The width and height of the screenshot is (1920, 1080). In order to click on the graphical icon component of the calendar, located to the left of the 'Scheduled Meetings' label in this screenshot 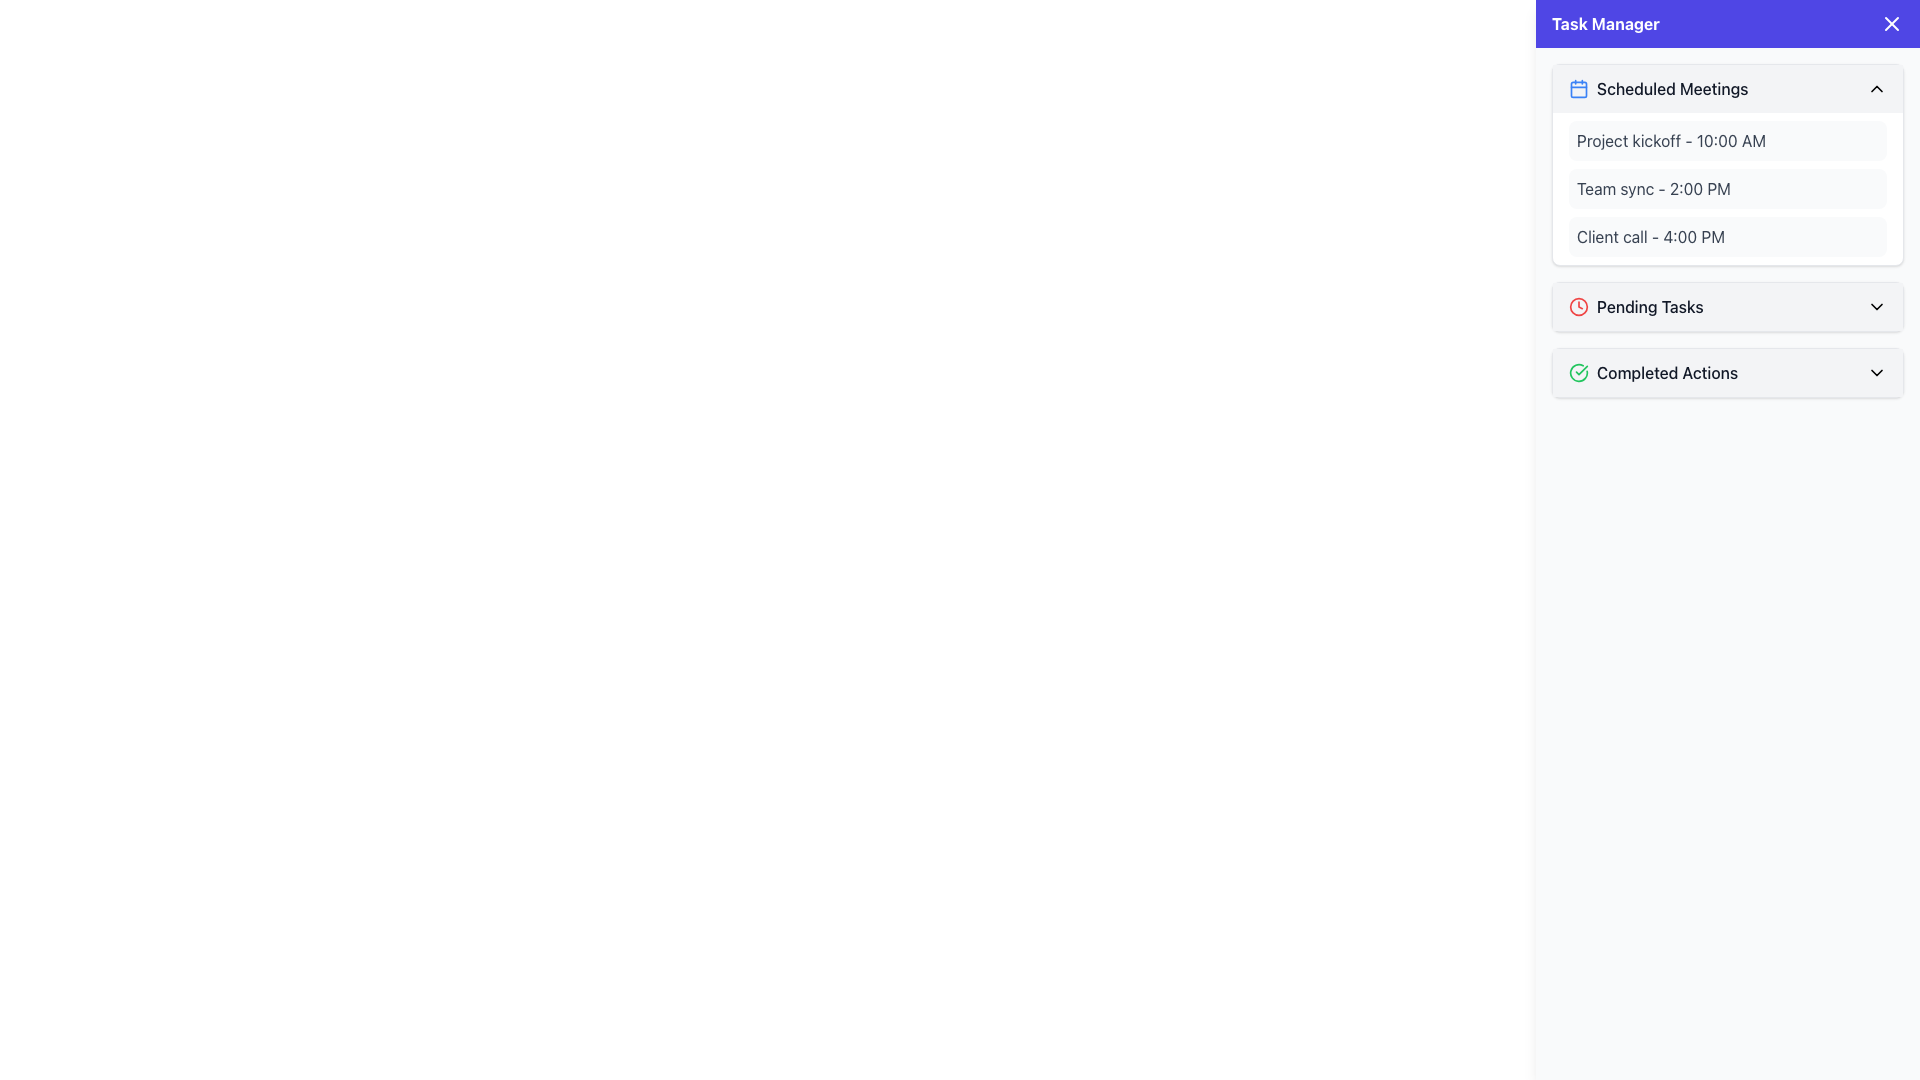, I will do `click(1578, 87)`.